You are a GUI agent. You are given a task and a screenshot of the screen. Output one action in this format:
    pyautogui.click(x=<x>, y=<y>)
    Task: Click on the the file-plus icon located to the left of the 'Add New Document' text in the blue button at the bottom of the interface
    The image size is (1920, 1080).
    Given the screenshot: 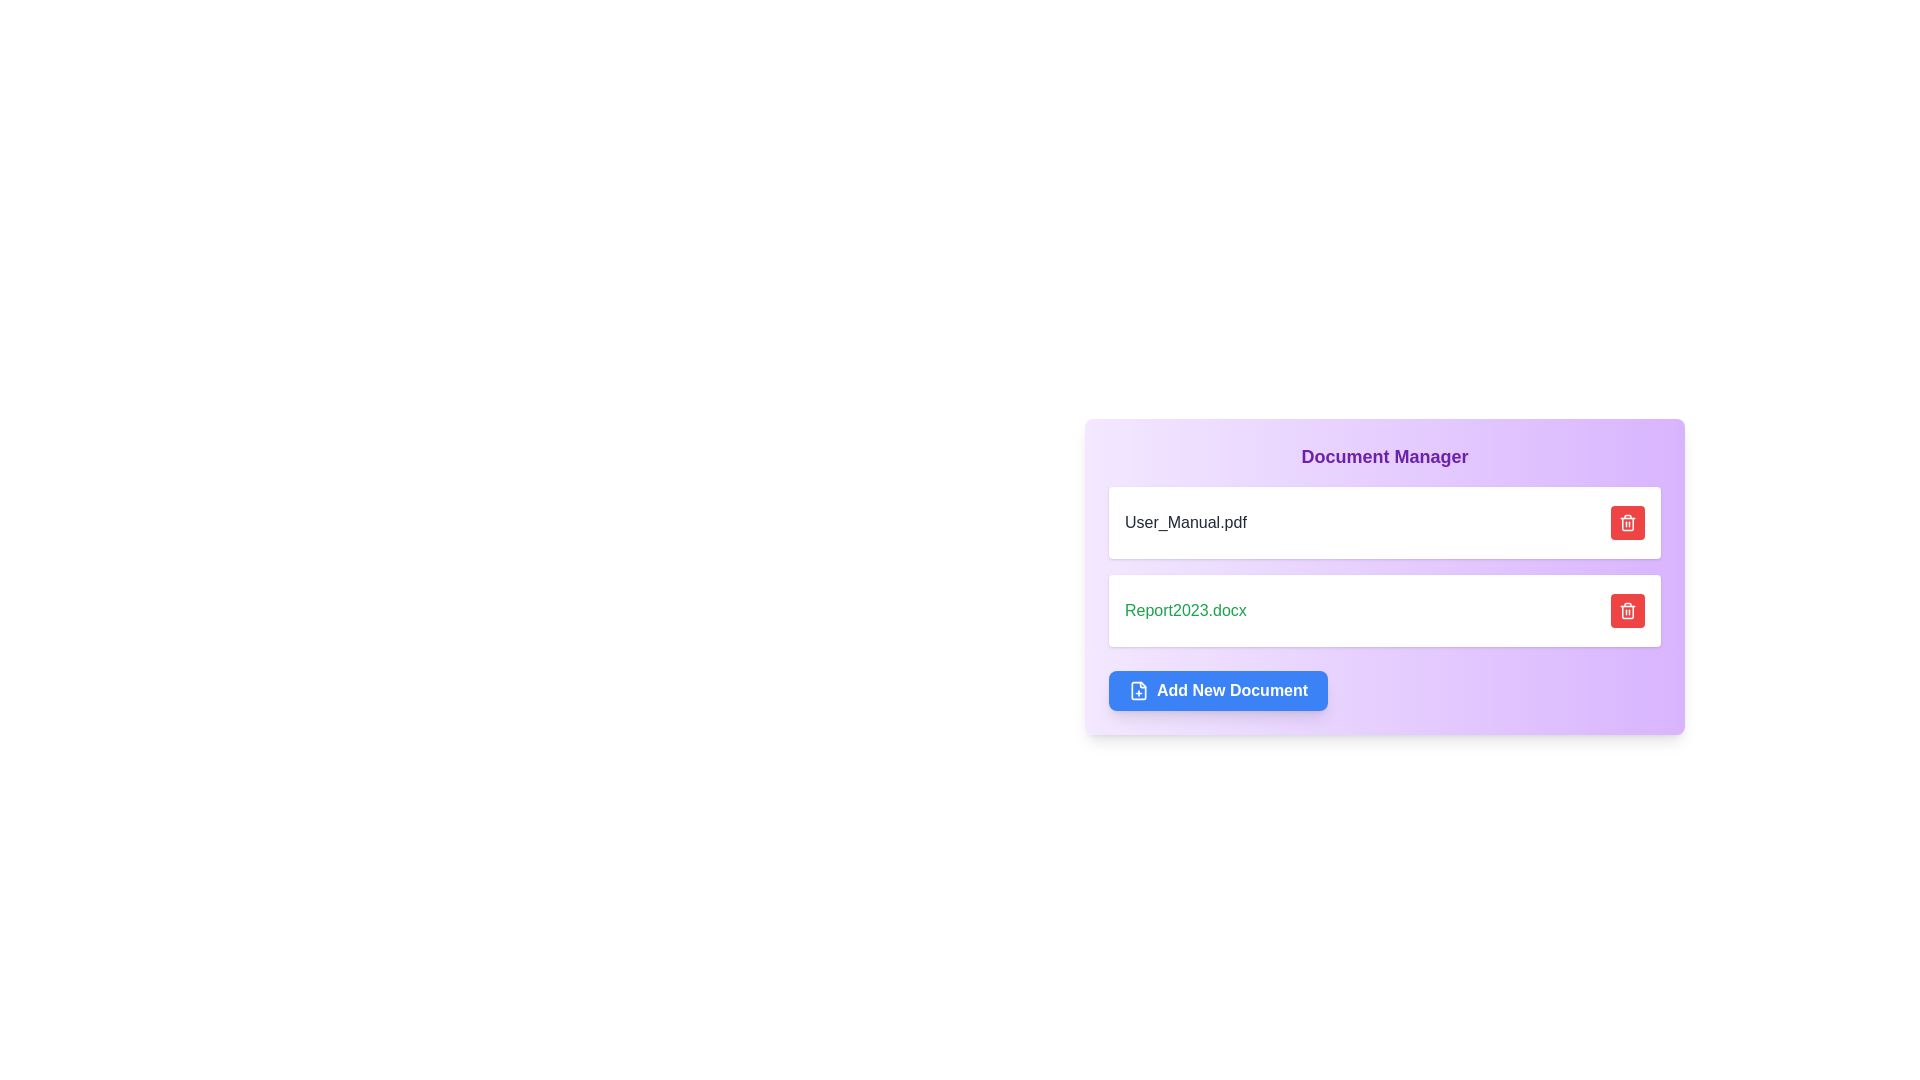 What is the action you would take?
    pyautogui.click(x=1138, y=689)
    